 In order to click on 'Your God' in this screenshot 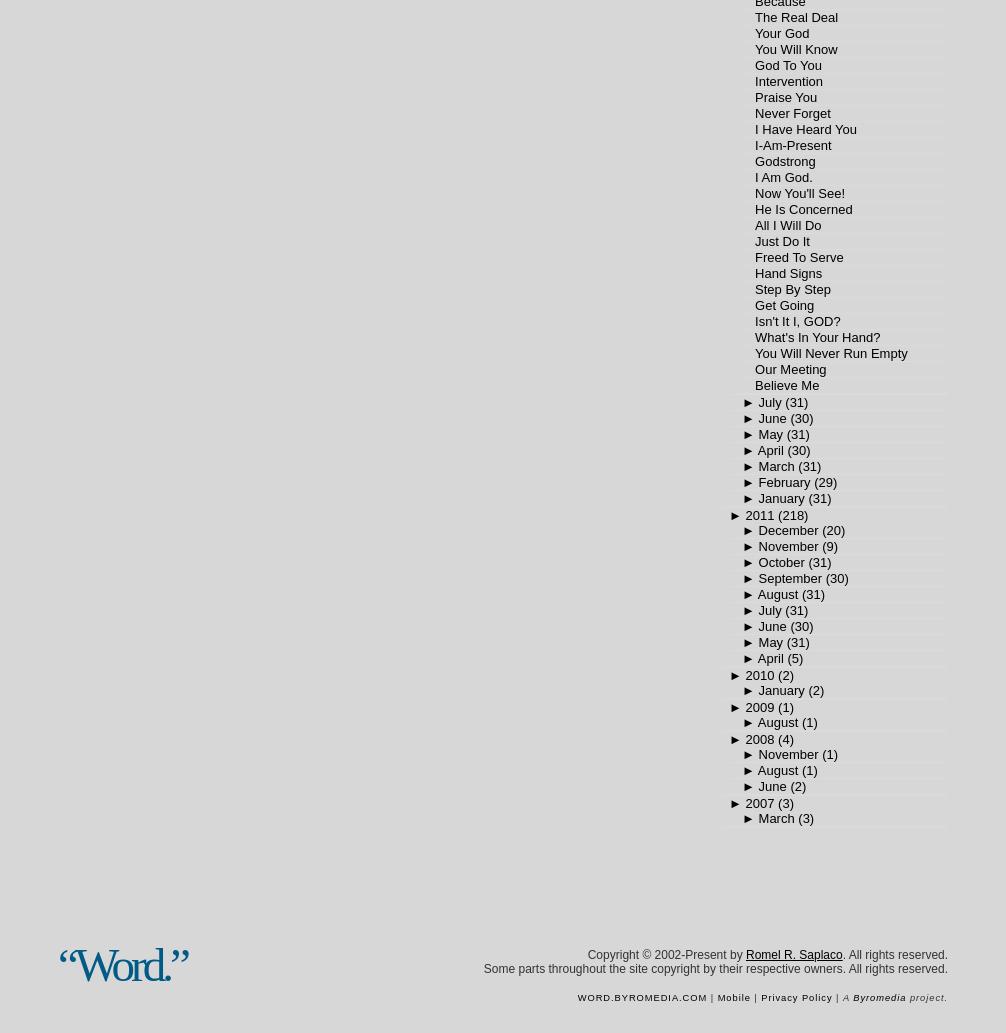, I will do `click(780, 33)`.